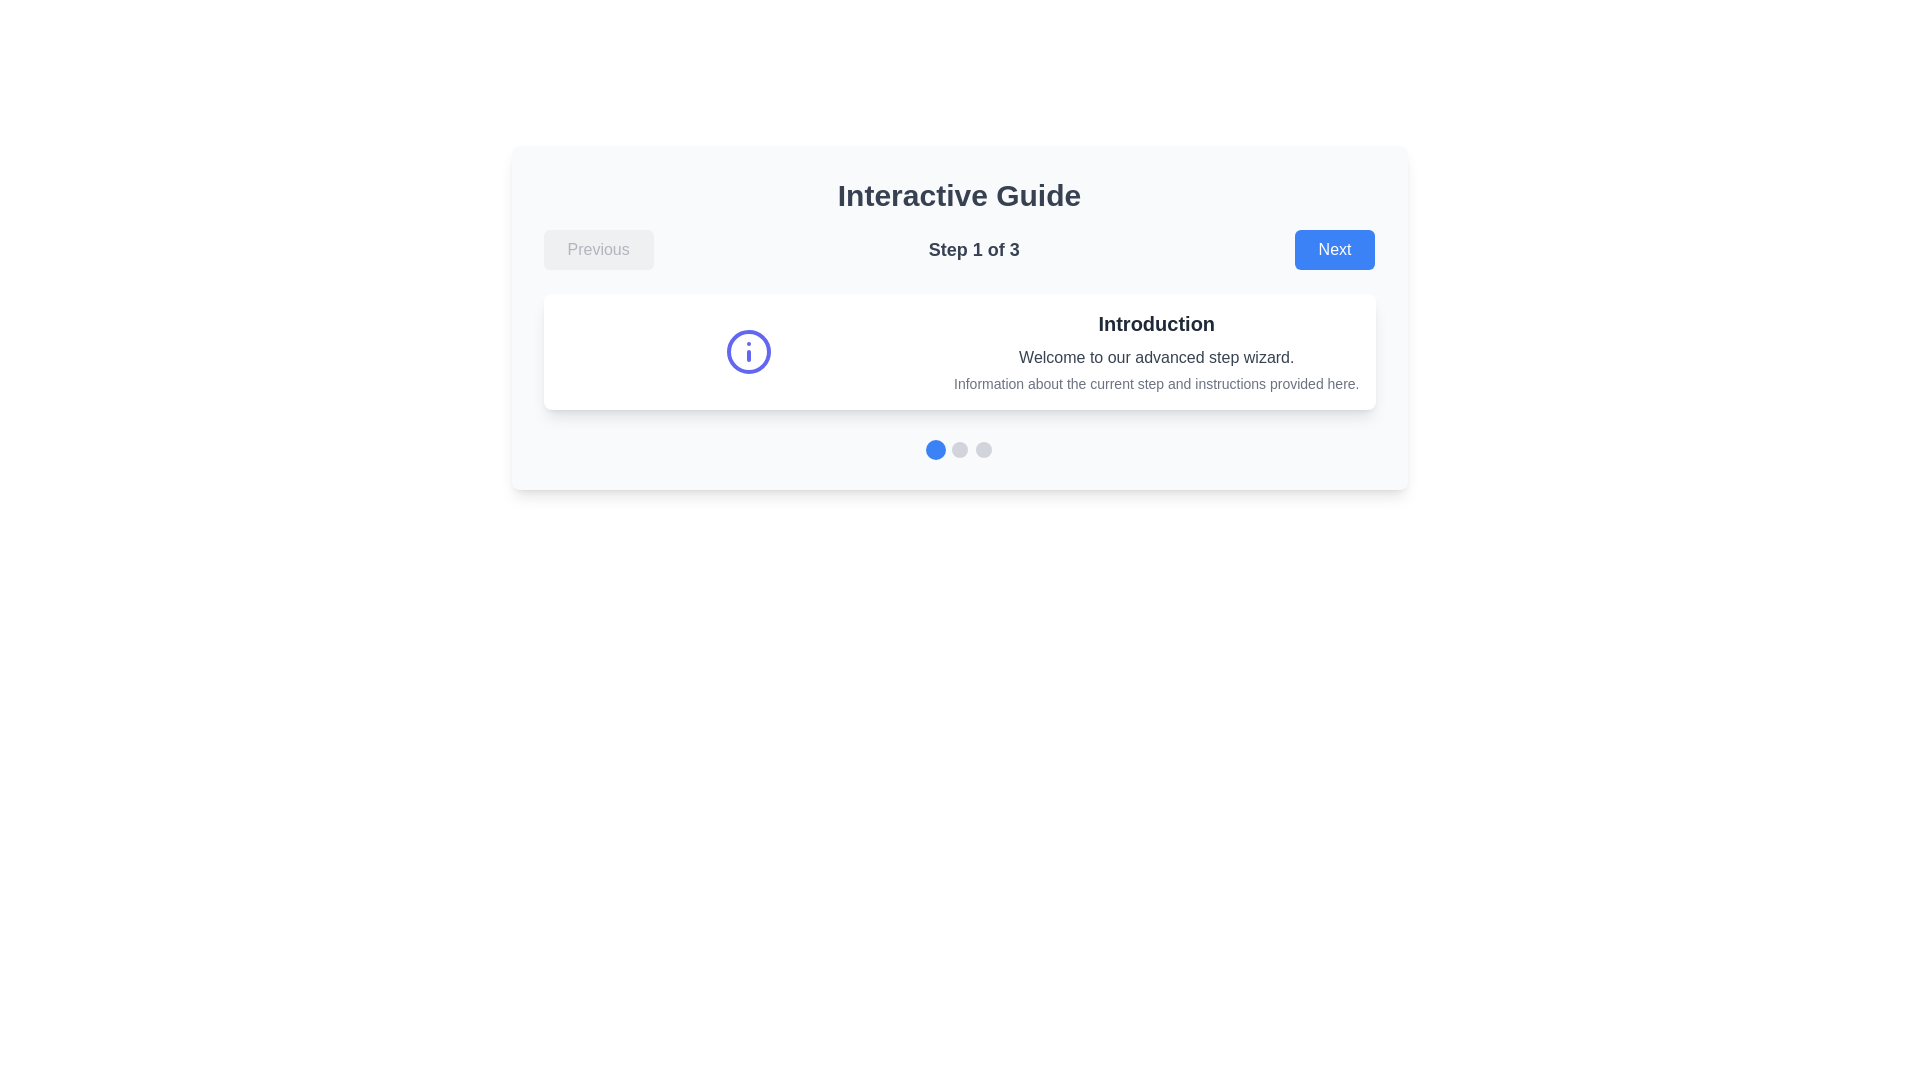 This screenshot has width=1920, height=1080. What do you see at coordinates (1156, 323) in the screenshot?
I see `the Text label that serves as a heading in the wizard interface, located in the main content area above other textual information` at bounding box center [1156, 323].